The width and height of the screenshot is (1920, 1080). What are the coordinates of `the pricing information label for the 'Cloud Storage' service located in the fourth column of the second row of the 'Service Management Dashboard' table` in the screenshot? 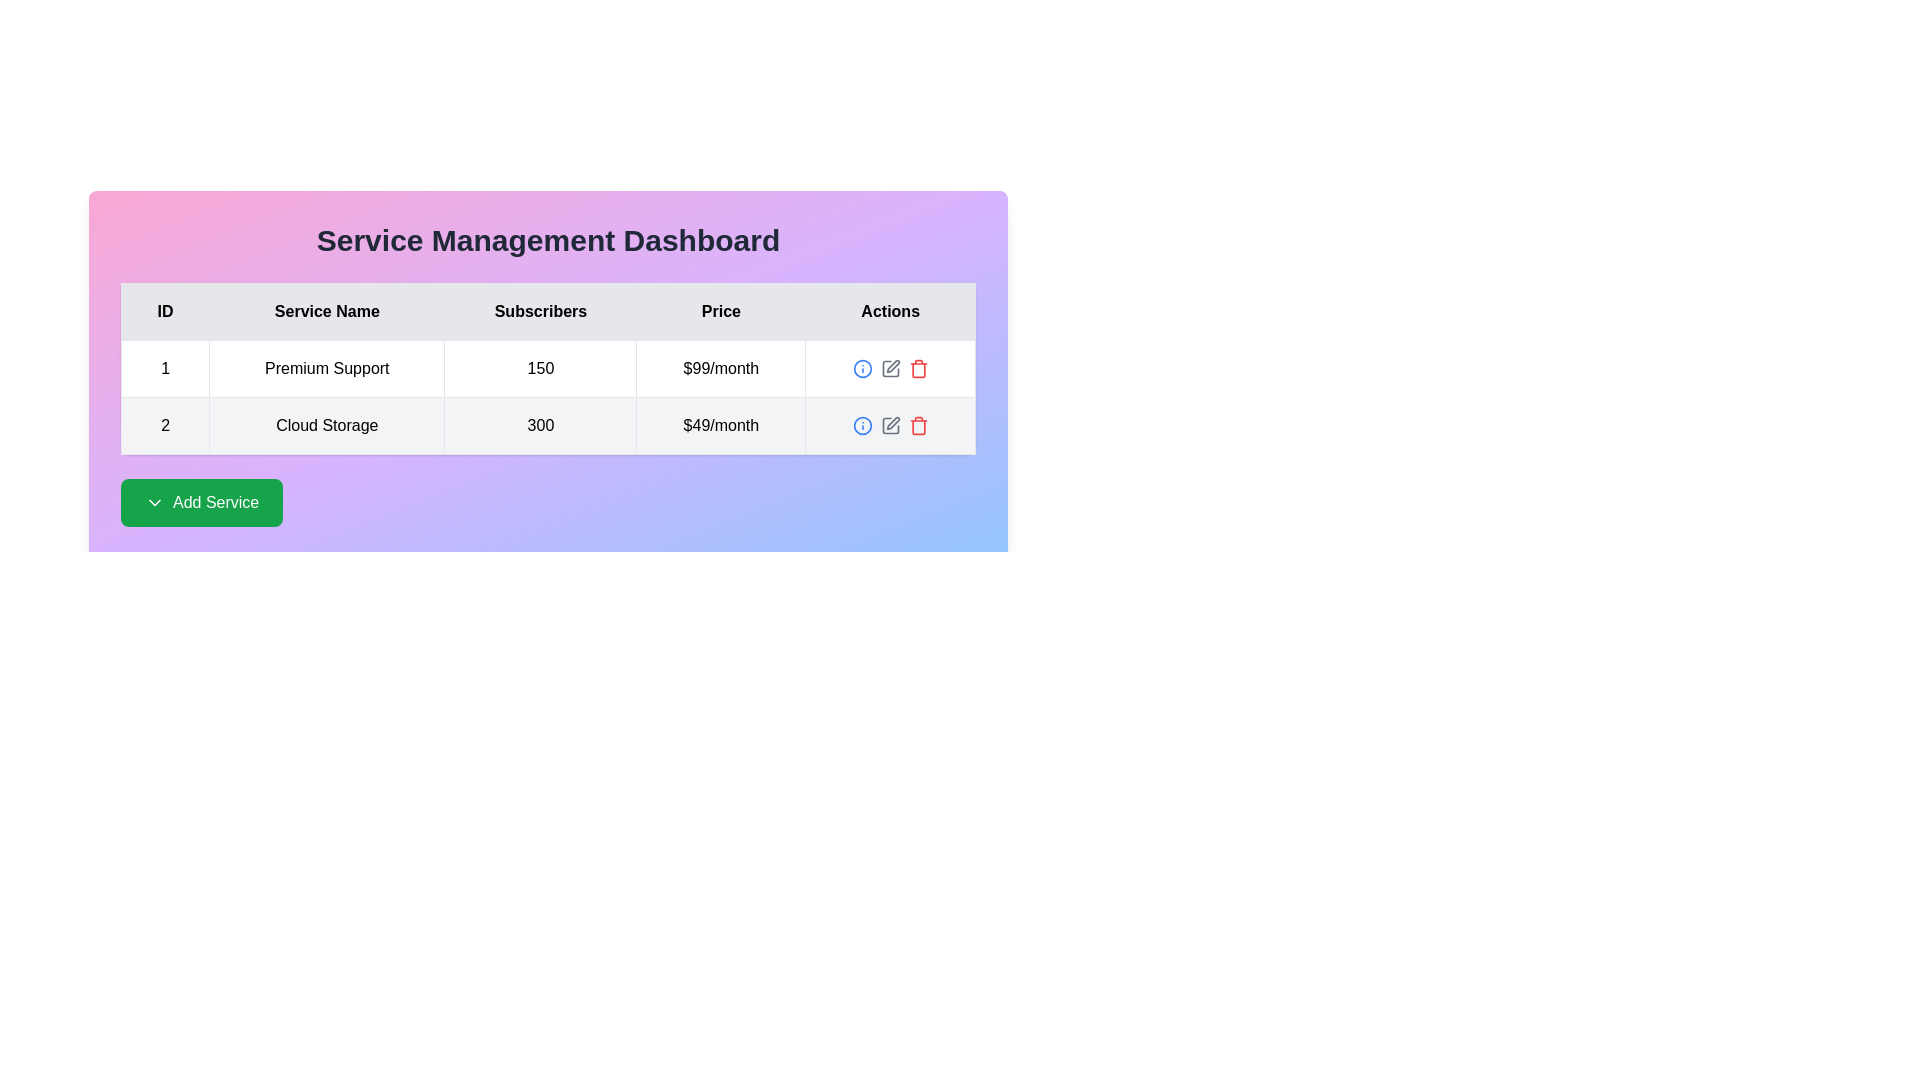 It's located at (720, 424).